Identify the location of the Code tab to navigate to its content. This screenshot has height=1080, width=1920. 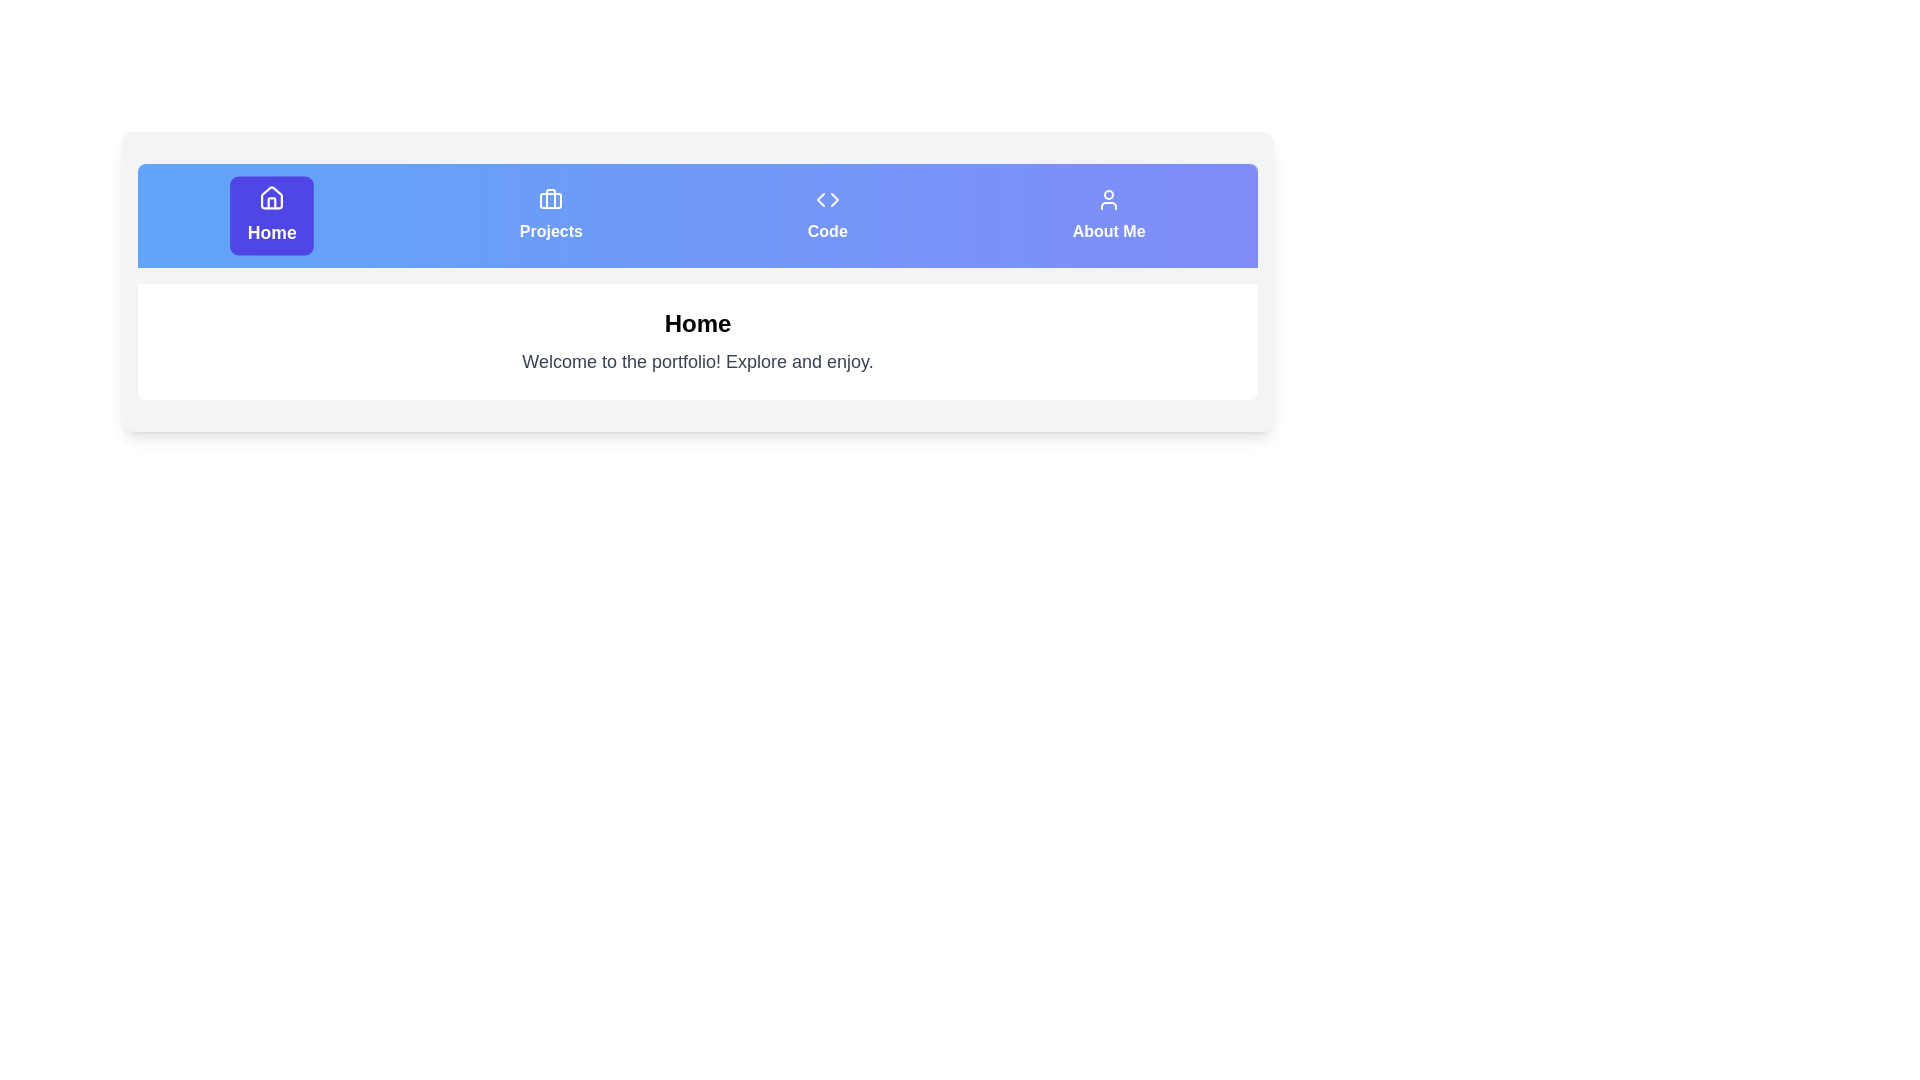
(826, 216).